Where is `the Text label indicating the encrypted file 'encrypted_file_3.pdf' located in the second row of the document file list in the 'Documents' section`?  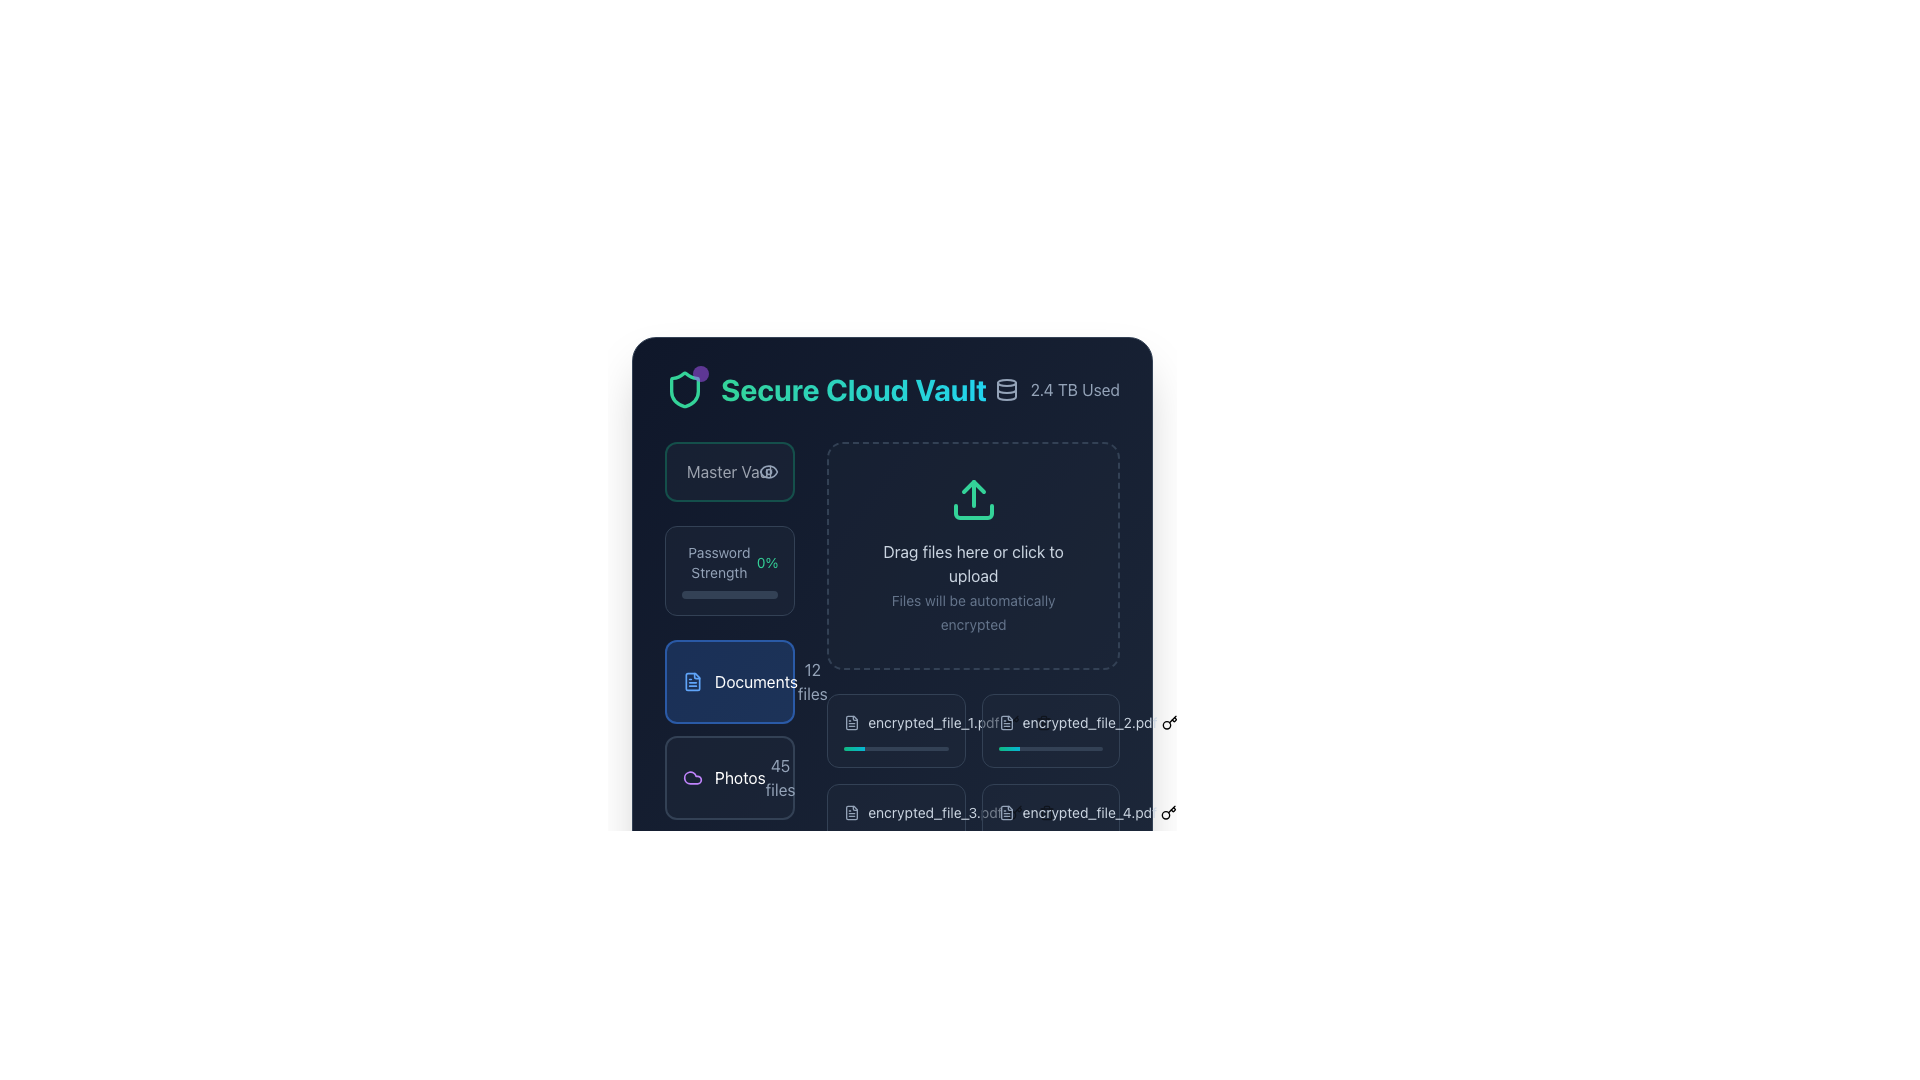 the Text label indicating the encrypted file 'encrypted_file_3.pdf' located in the second row of the document file list in the 'Documents' section is located at coordinates (895, 813).